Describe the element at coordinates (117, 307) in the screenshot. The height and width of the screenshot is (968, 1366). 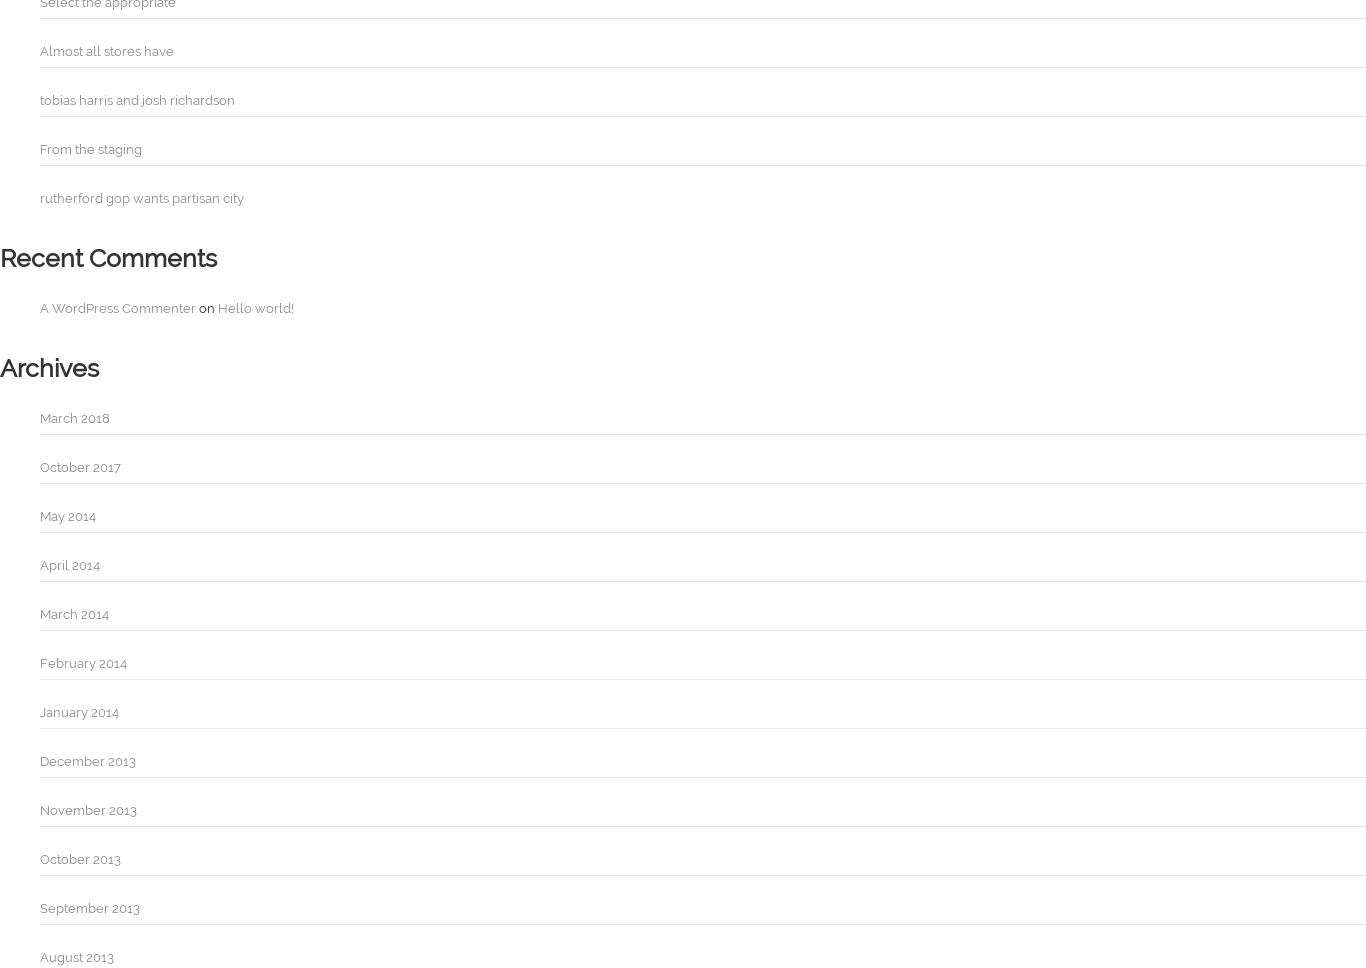
I see `'A WordPress Commenter'` at that location.